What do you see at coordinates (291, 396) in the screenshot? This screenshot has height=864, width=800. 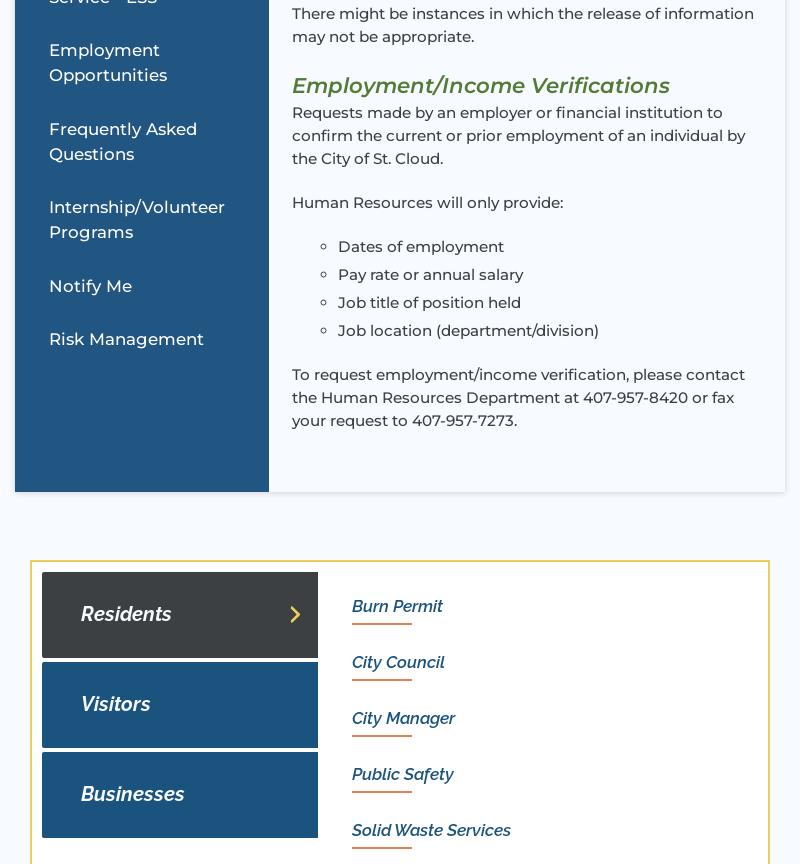 I see `'To request employment/income verification, please contact the Human Resources Department at 407-957-8420 or fax your request to 407-957-7273.'` at bounding box center [291, 396].